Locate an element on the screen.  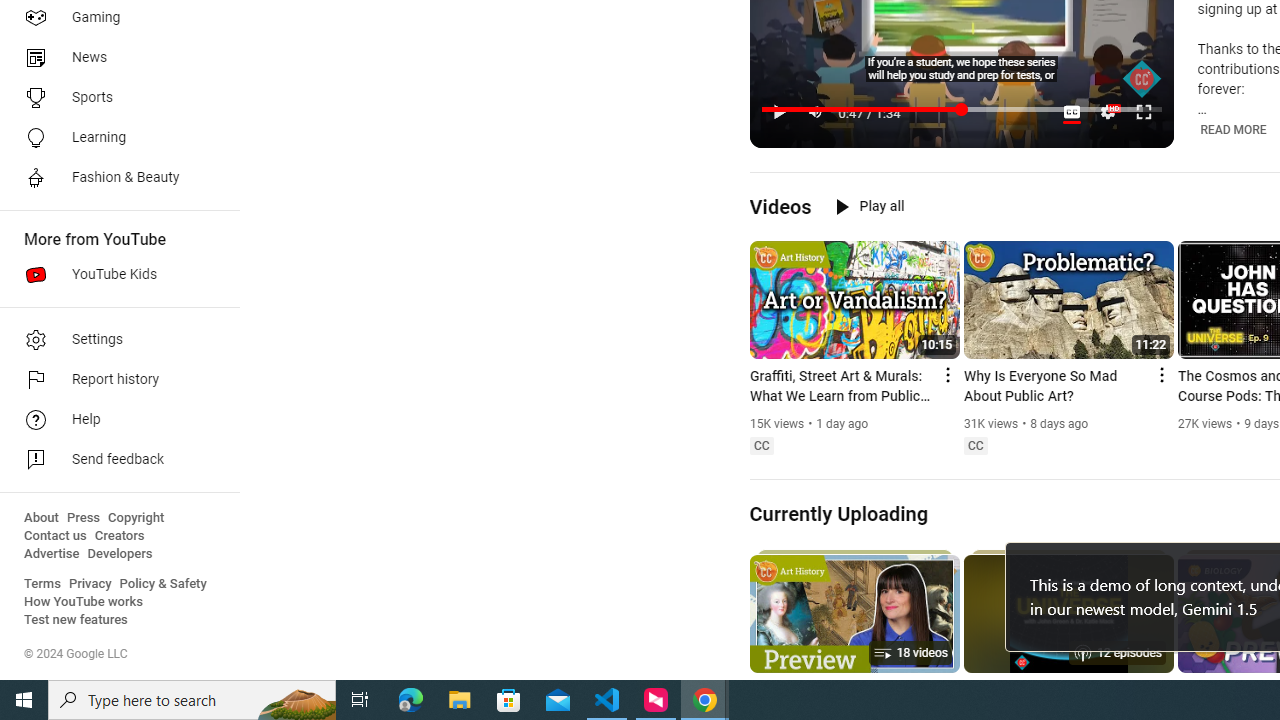
'YouTube Kids' is located at coordinates (112, 275).